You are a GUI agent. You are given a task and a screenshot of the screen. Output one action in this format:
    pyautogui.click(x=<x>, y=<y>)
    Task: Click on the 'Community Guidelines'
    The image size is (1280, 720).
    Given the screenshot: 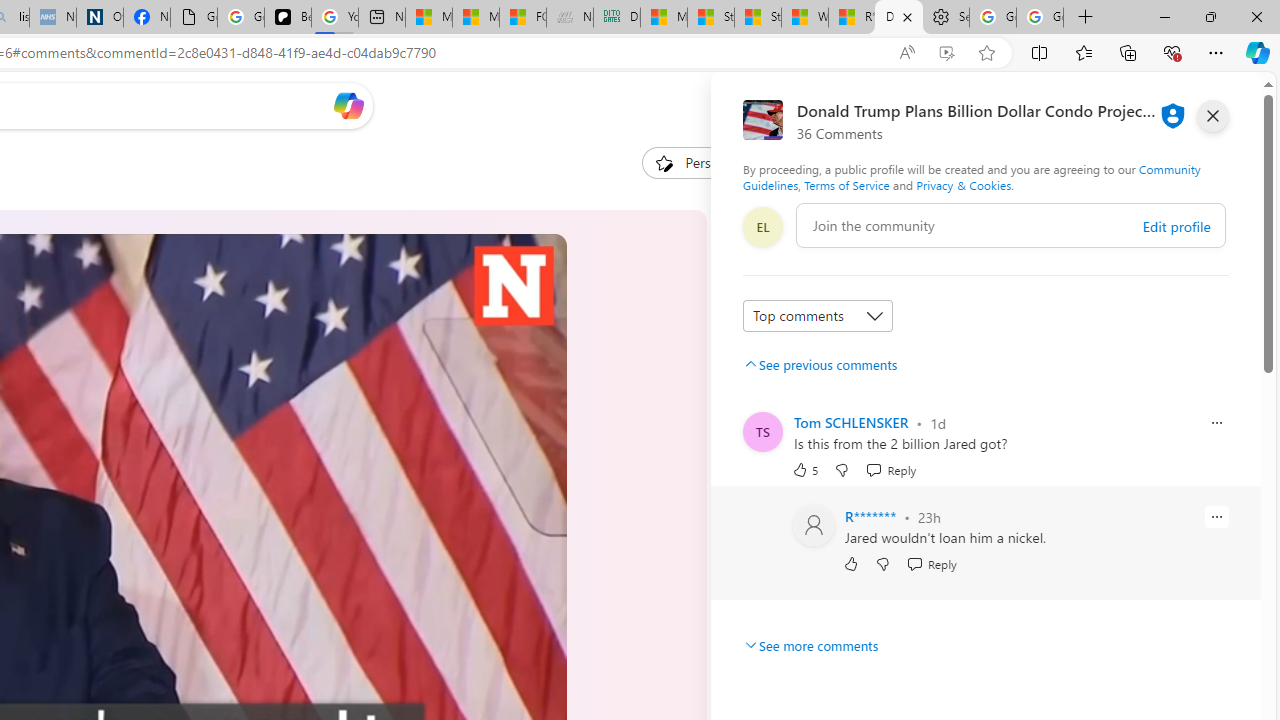 What is the action you would take?
    pyautogui.click(x=971, y=176)
    